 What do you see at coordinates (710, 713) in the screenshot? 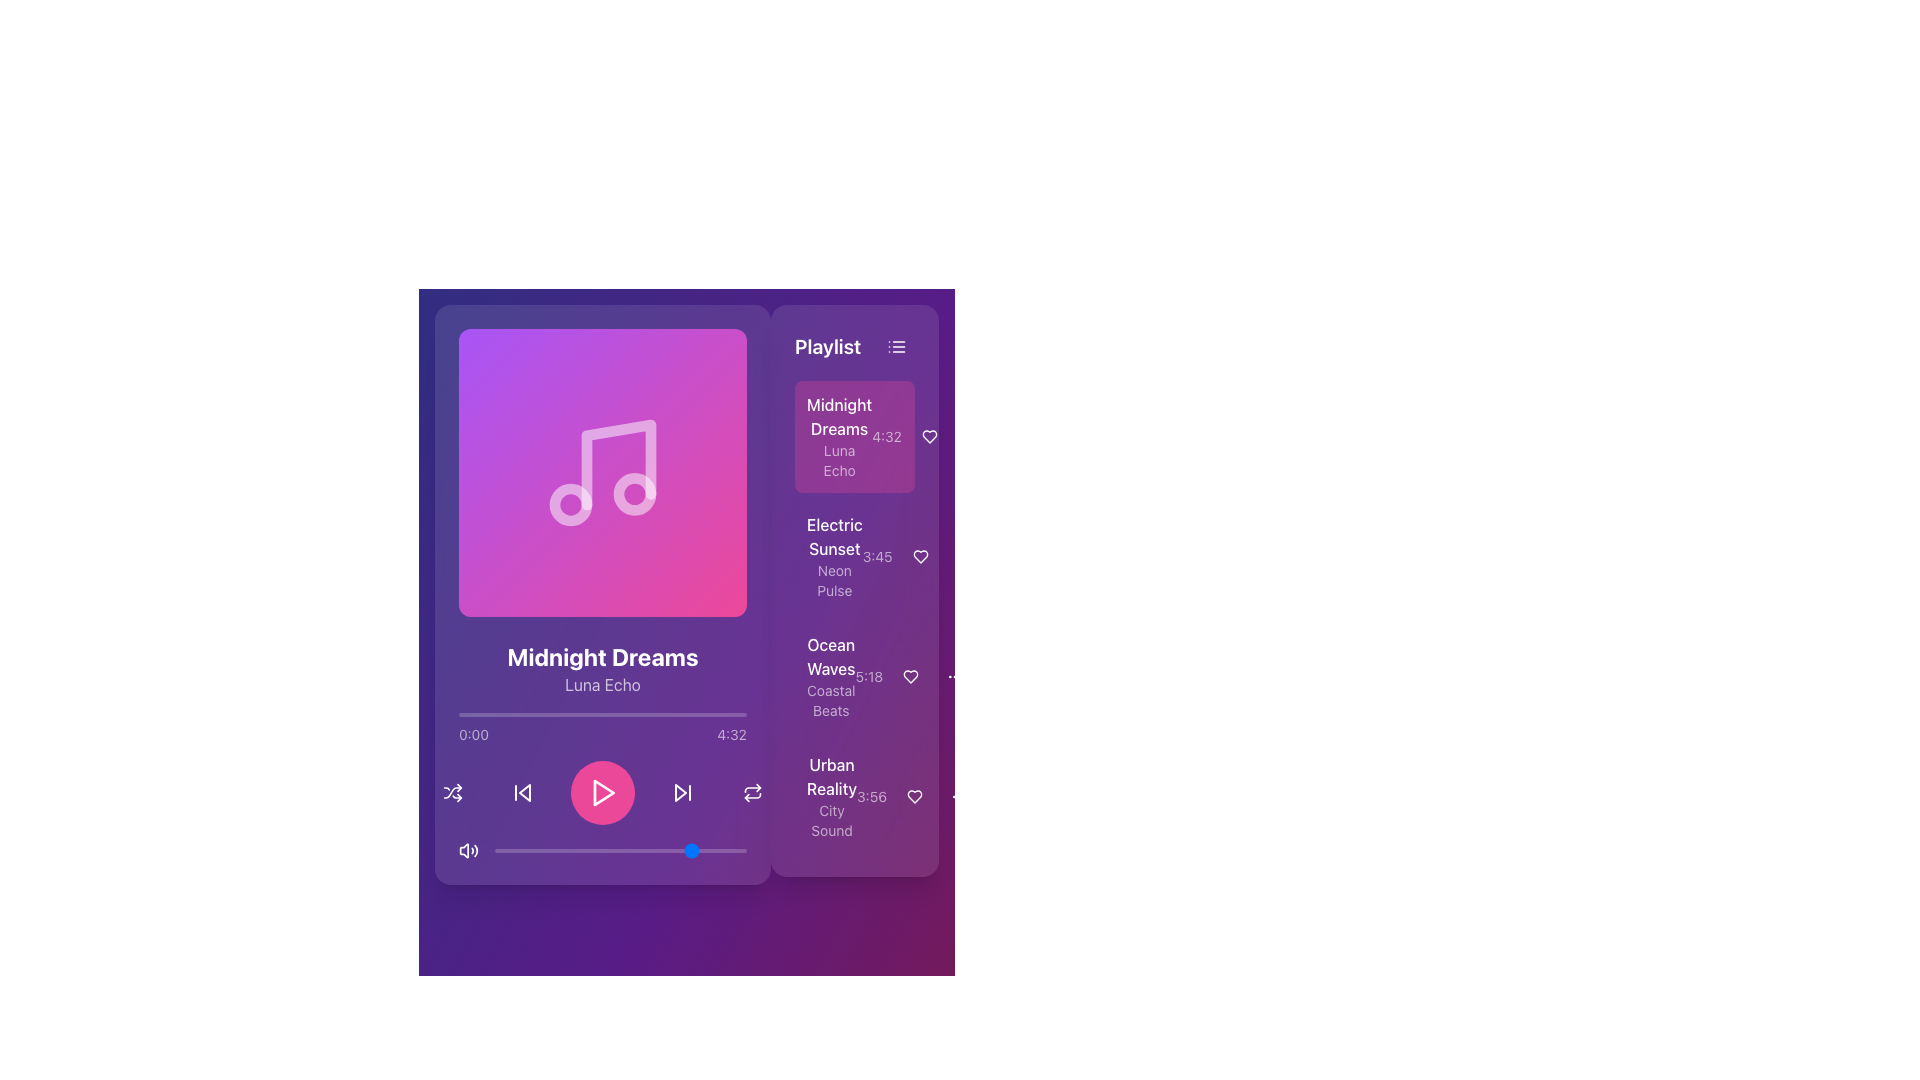
I see `playback position` at bounding box center [710, 713].